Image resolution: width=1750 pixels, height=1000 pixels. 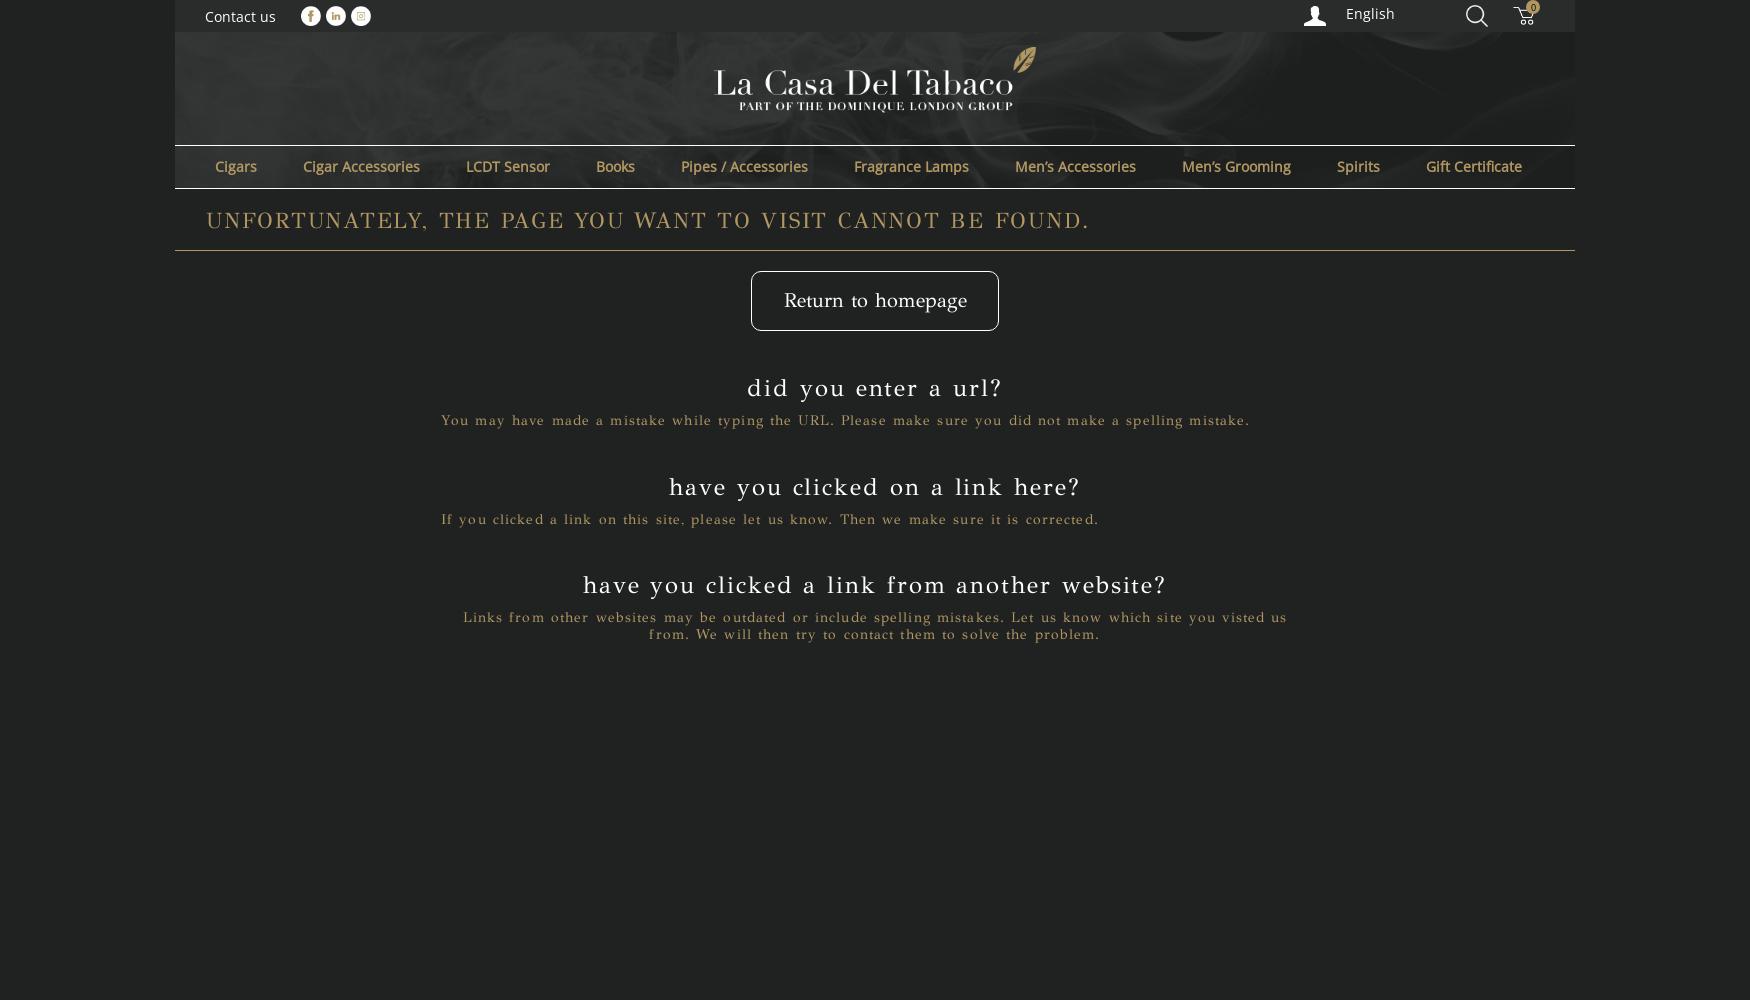 What do you see at coordinates (205, 219) in the screenshot?
I see `'Unfortunately, the page you want to visit cannot be found.'` at bounding box center [205, 219].